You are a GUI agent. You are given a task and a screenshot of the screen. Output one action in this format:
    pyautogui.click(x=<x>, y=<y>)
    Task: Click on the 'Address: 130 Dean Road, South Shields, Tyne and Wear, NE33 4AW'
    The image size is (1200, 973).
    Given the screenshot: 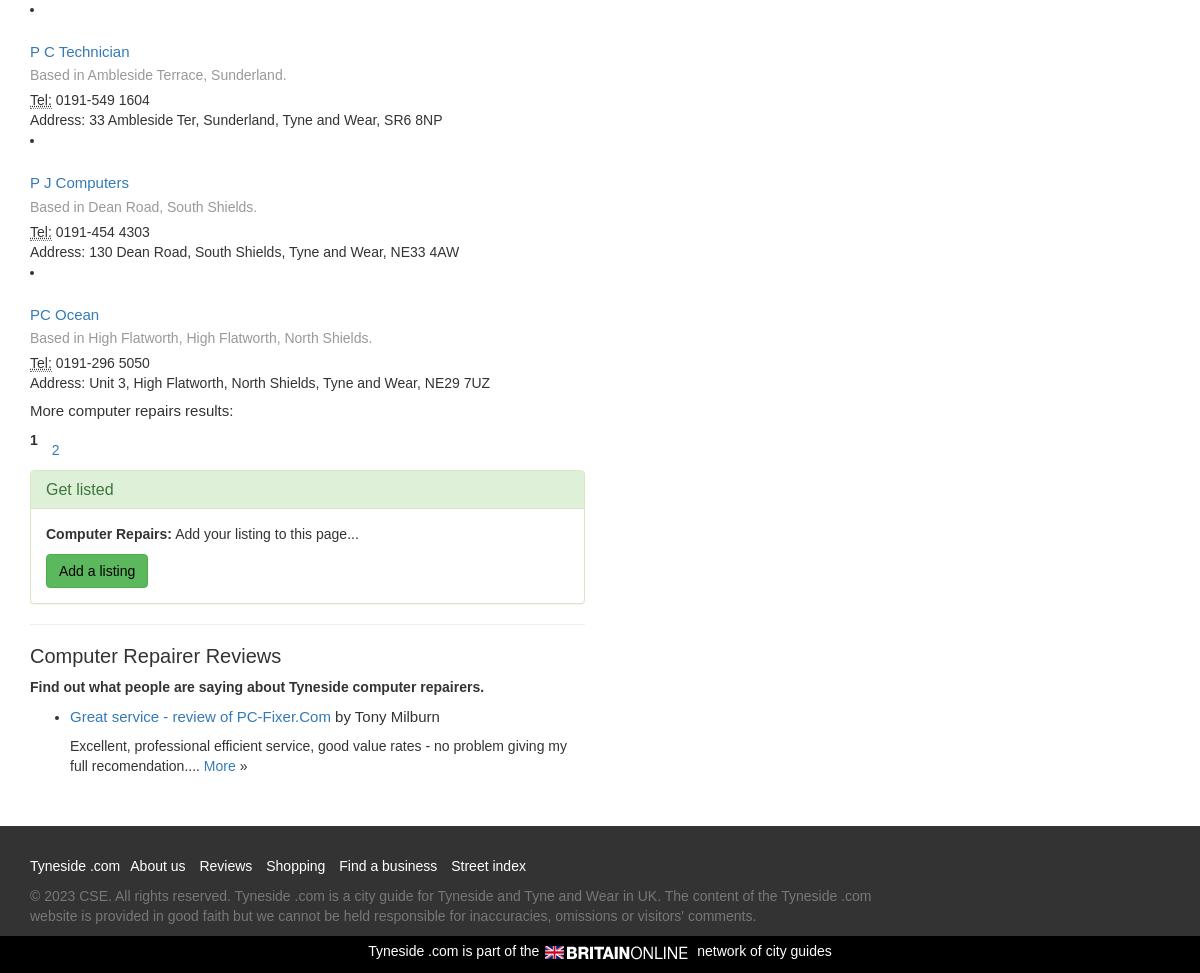 What is the action you would take?
    pyautogui.click(x=243, y=250)
    